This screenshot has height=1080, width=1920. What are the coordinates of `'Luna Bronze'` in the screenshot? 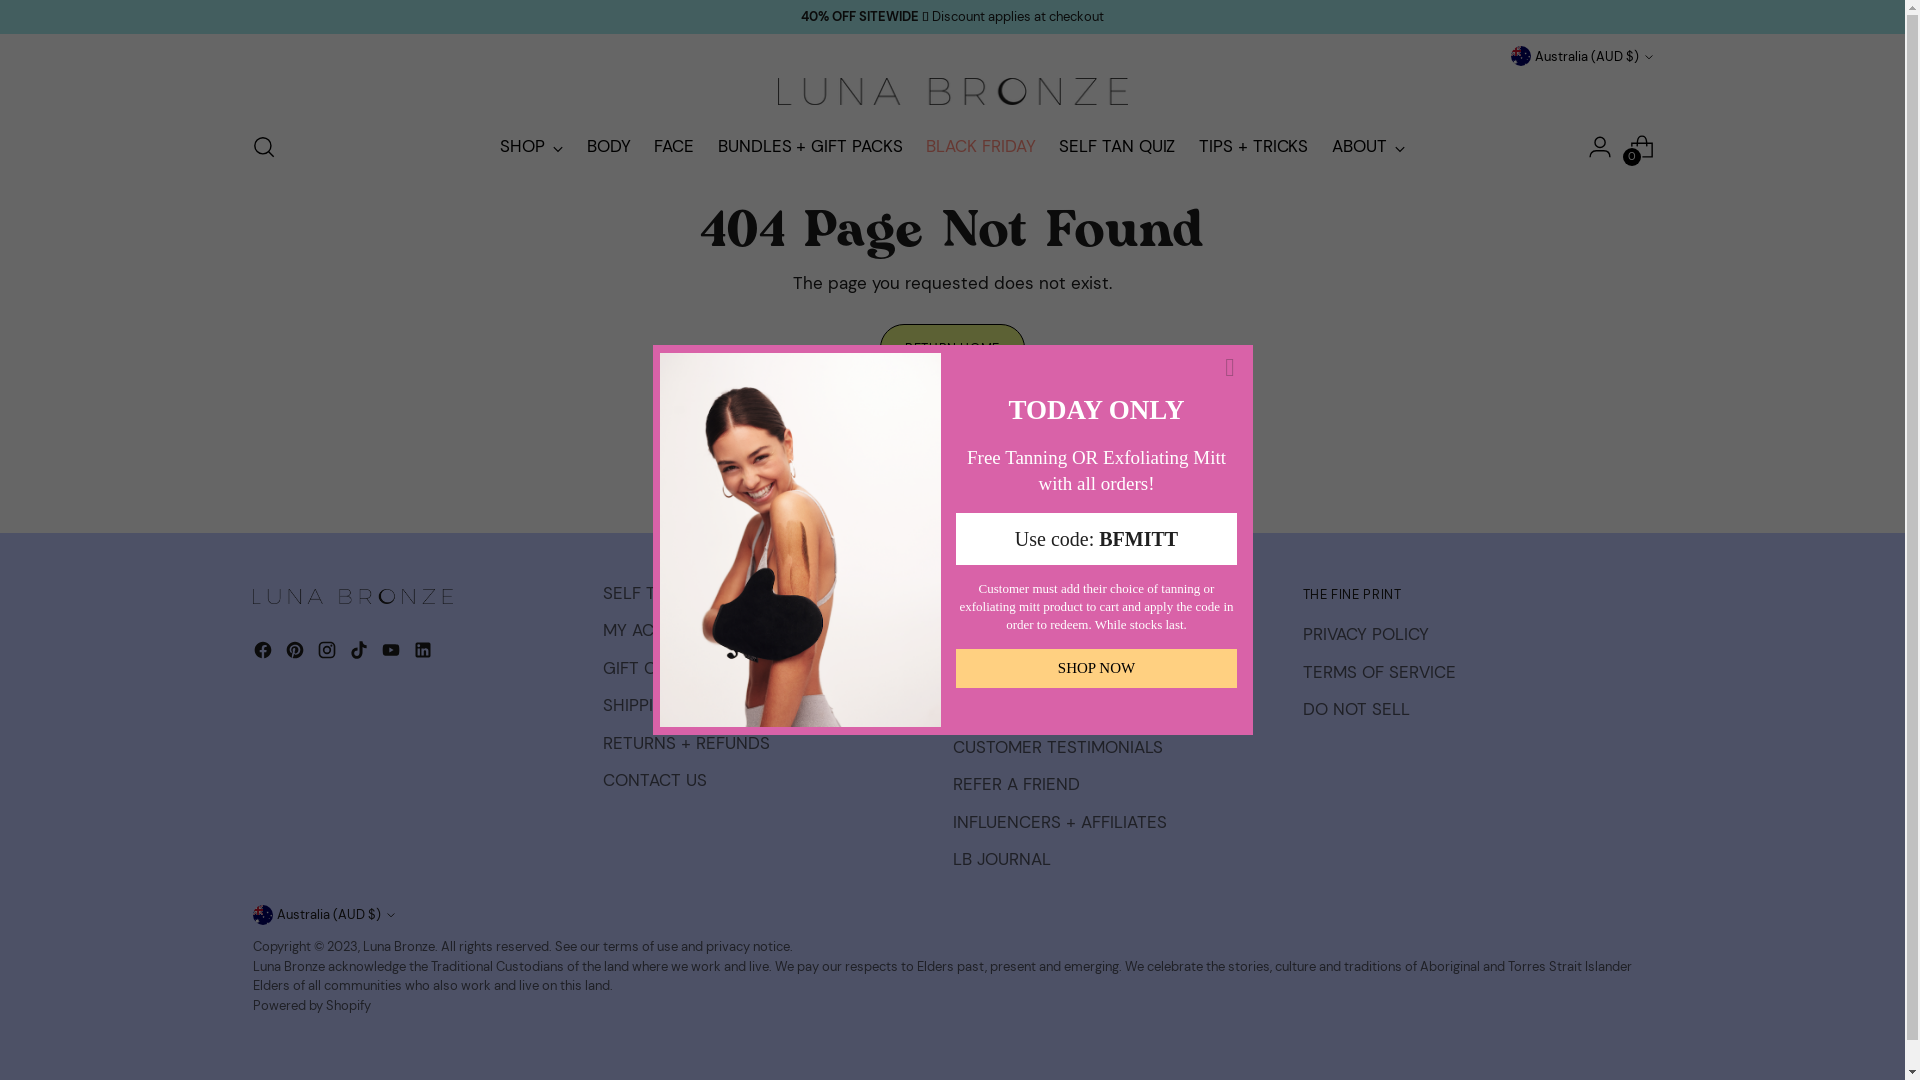 It's located at (398, 945).